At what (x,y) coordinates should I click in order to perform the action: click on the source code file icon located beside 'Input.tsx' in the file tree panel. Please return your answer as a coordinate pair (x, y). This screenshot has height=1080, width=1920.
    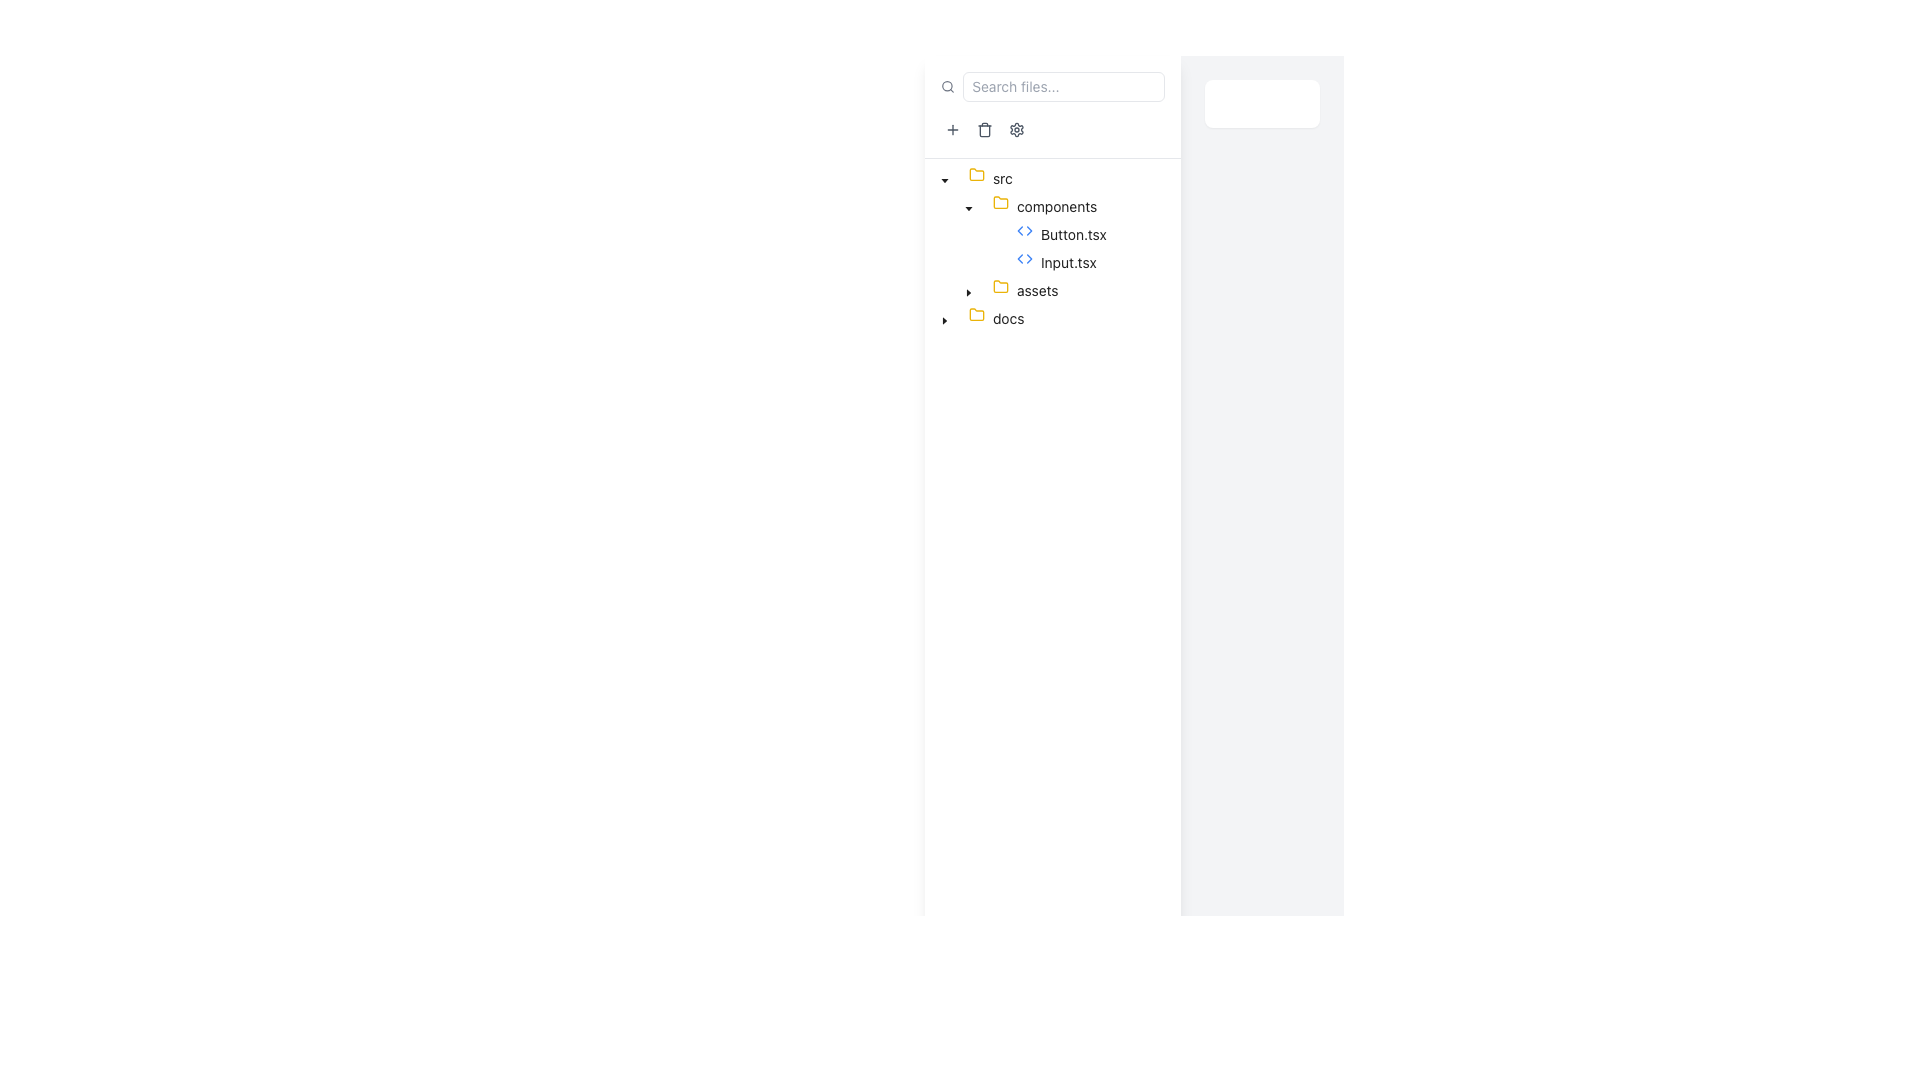
    Looking at the image, I should click on (1025, 230).